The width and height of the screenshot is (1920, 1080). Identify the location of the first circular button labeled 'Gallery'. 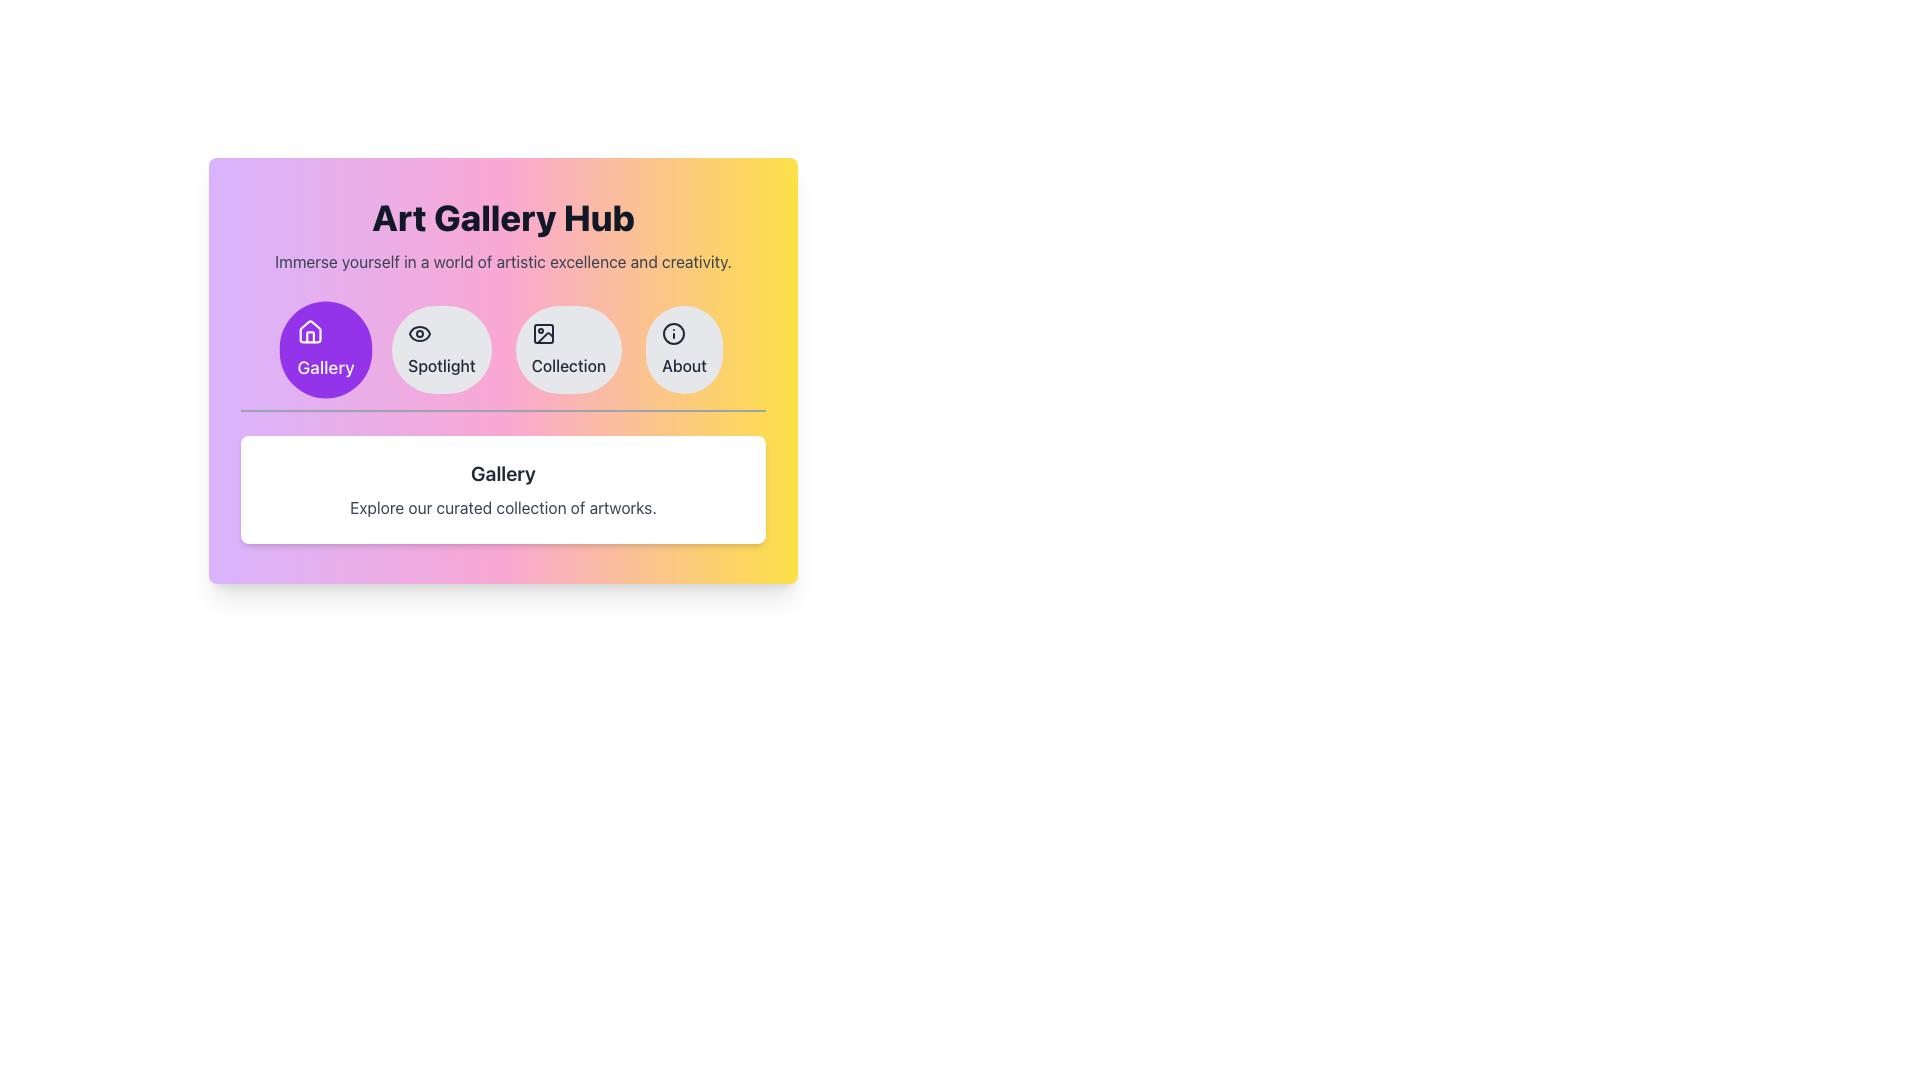
(326, 349).